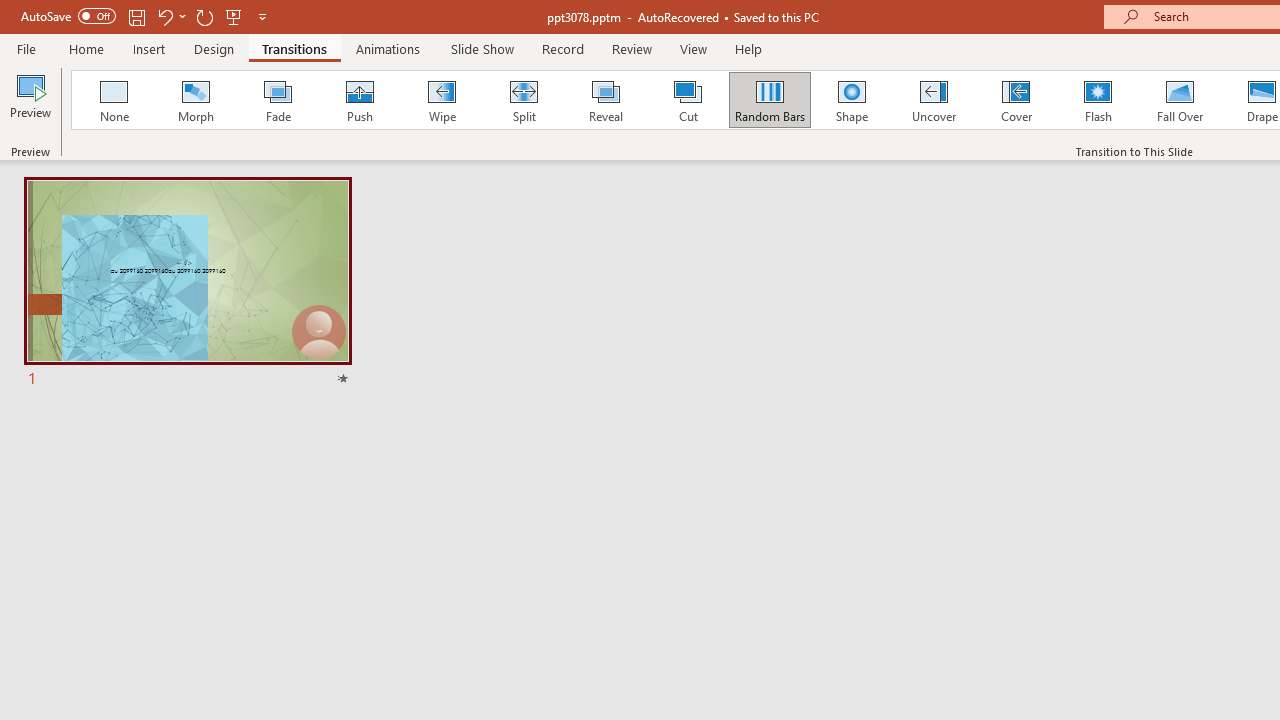  I want to click on 'Fall Over', so click(1180, 100).